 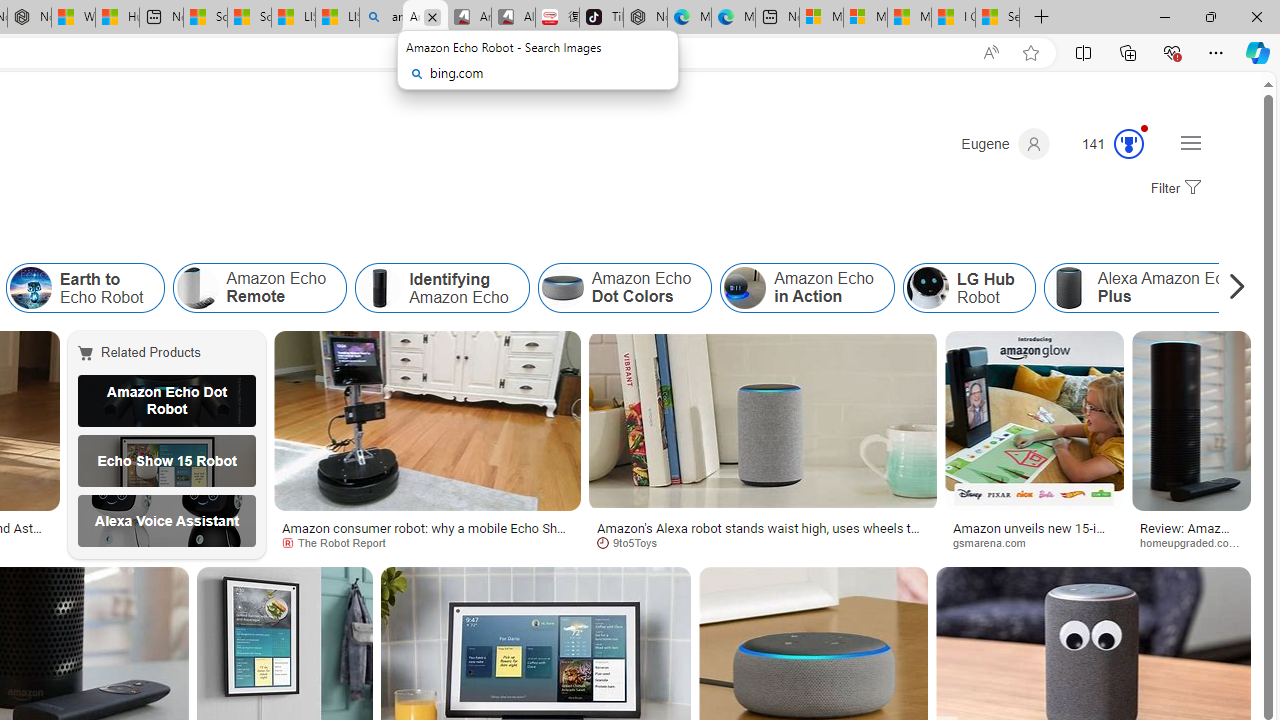 What do you see at coordinates (645, 17) in the screenshot?
I see `'Nordace - Best Sellers'` at bounding box center [645, 17].